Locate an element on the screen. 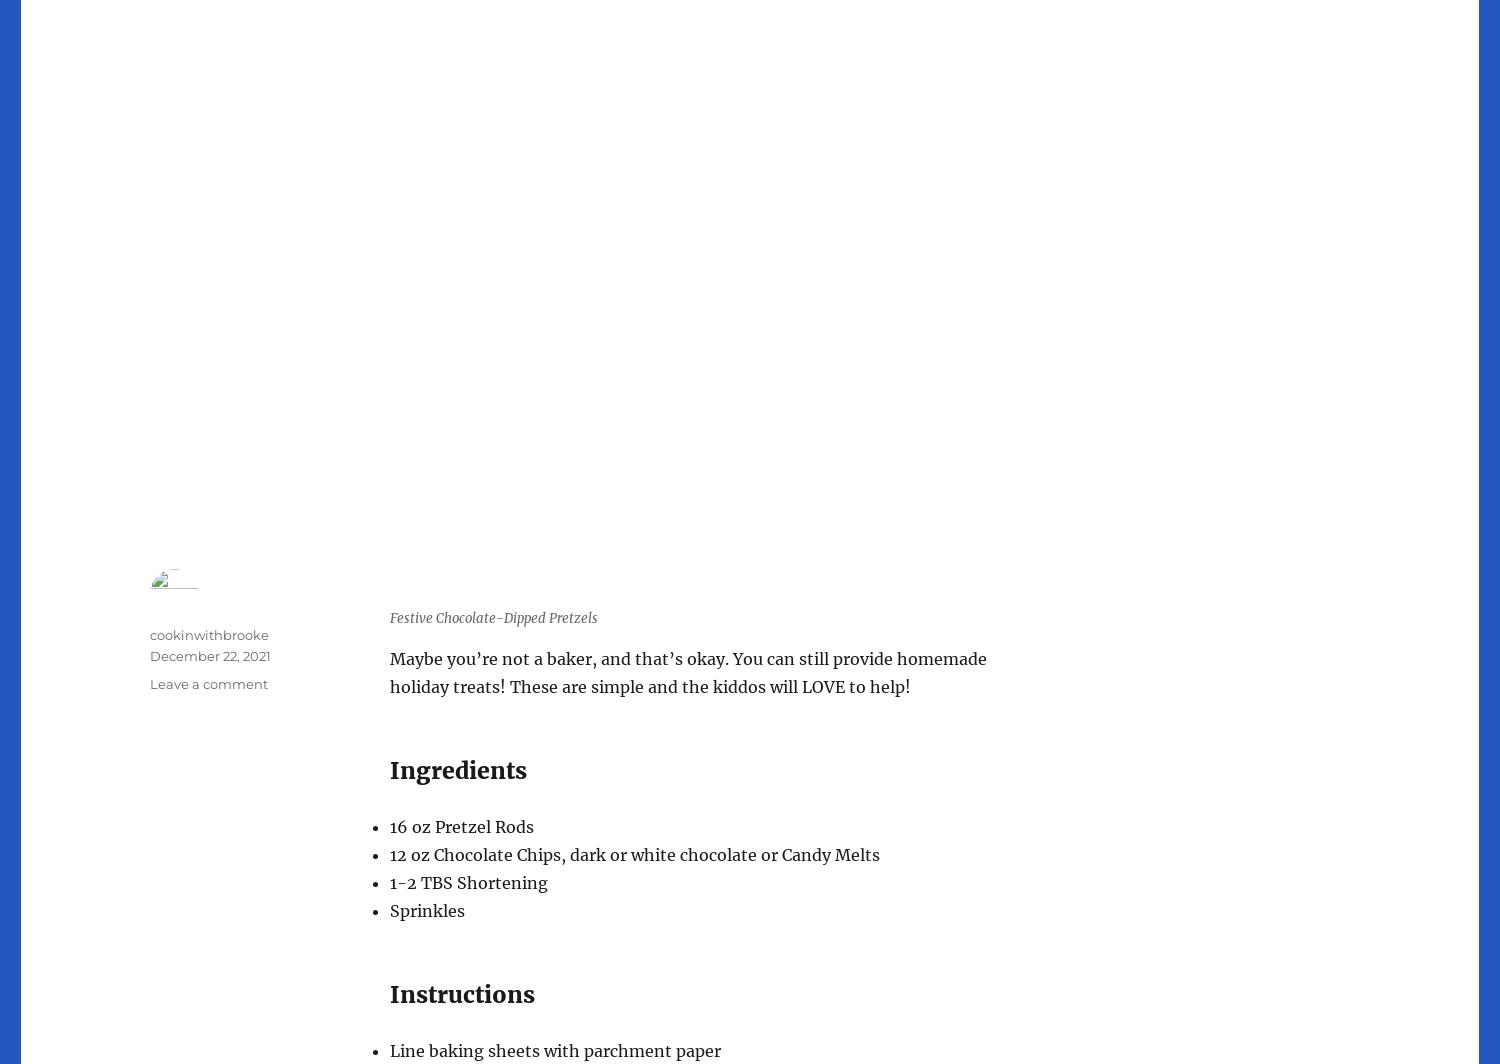  'cookinwithbrooke' is located at coordinates (208, 634).